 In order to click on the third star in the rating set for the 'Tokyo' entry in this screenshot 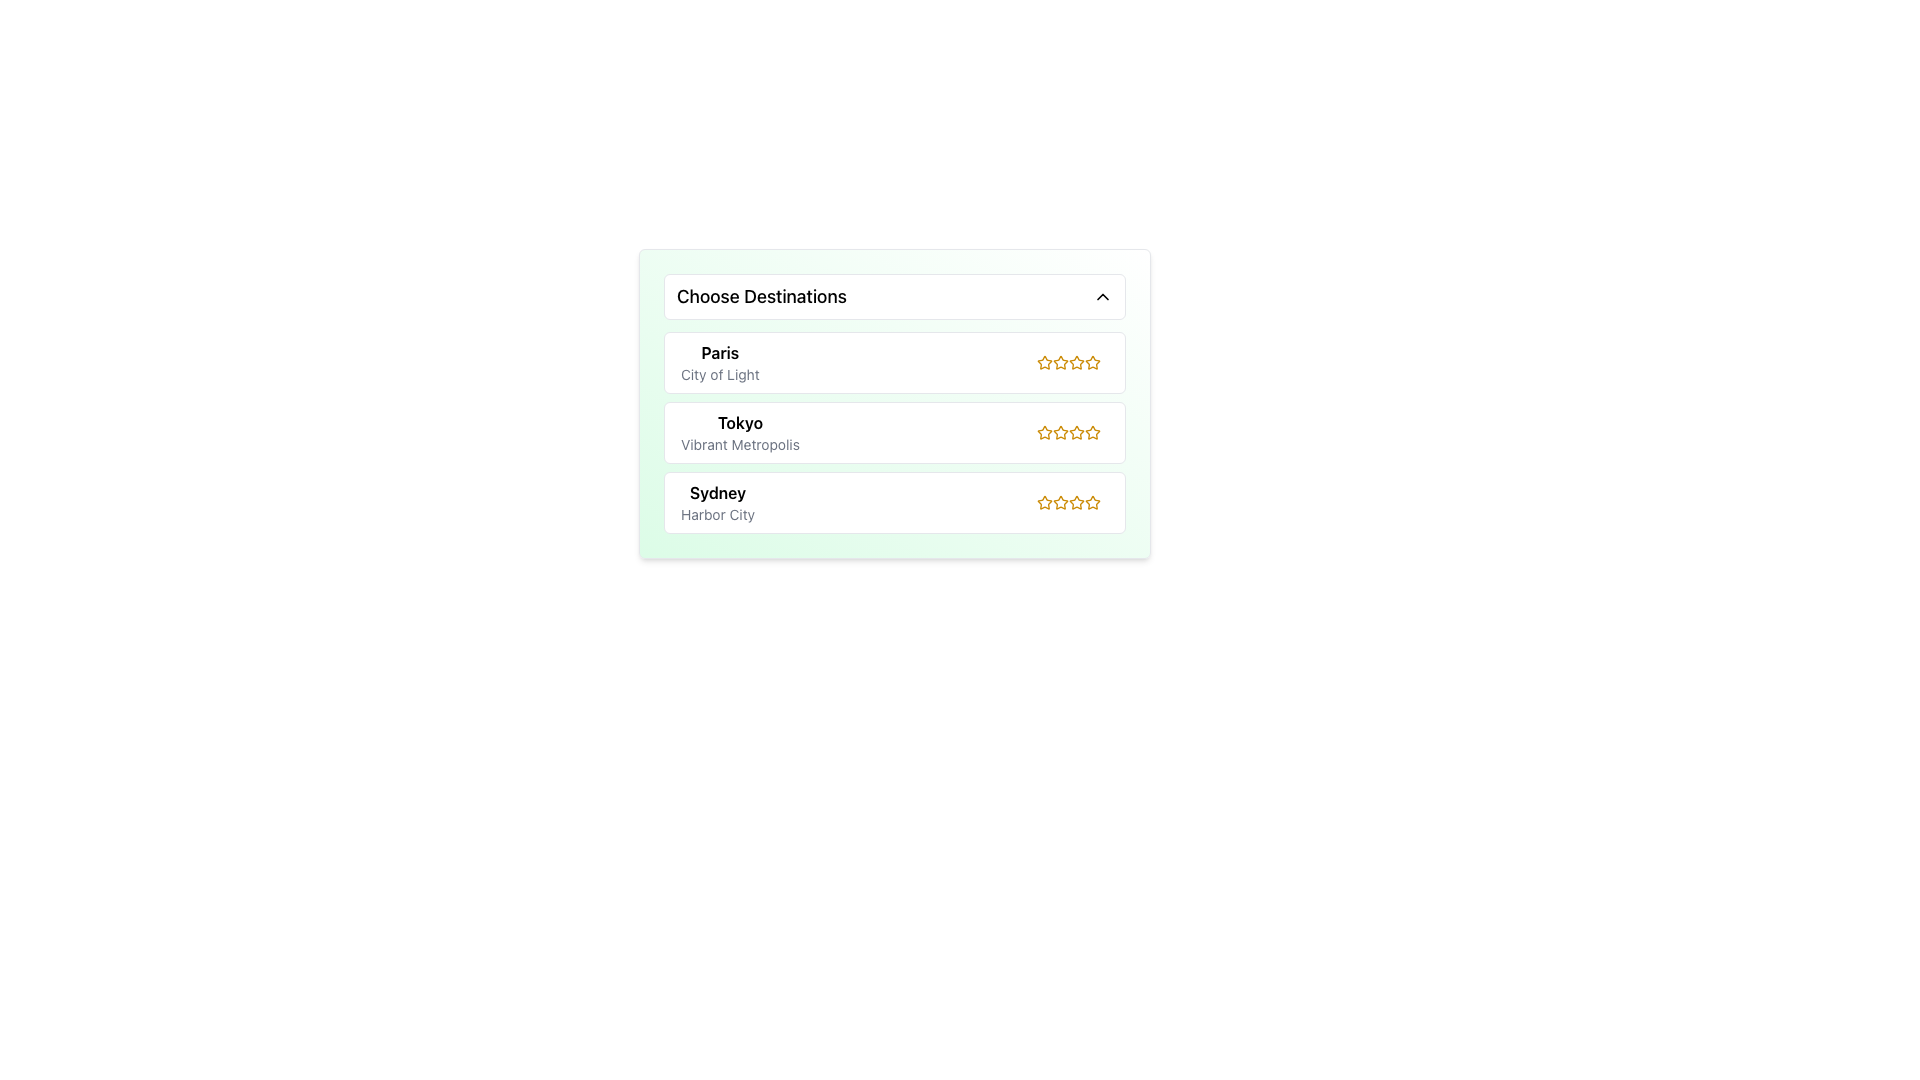, I will do `click(1075, 431)`.